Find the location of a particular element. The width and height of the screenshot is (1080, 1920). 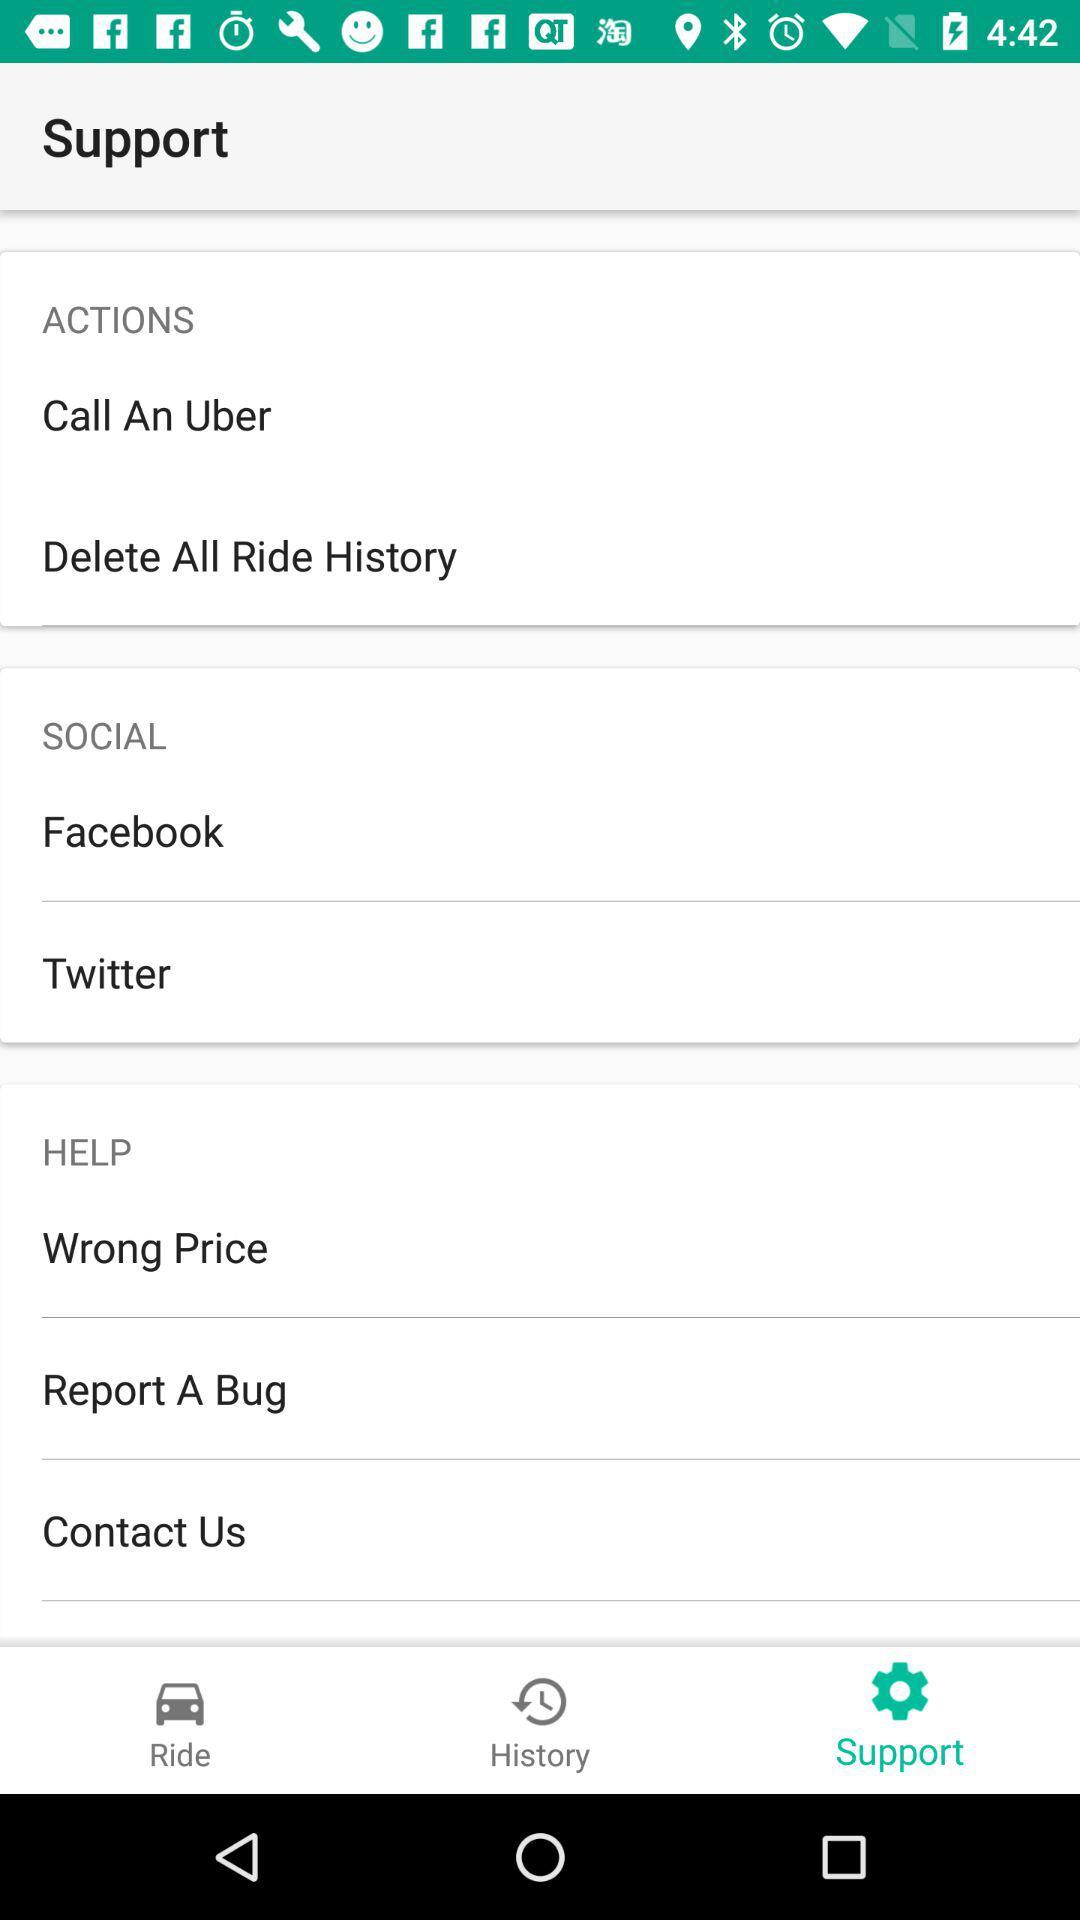

item below the social is located at coordinates (540, 830).